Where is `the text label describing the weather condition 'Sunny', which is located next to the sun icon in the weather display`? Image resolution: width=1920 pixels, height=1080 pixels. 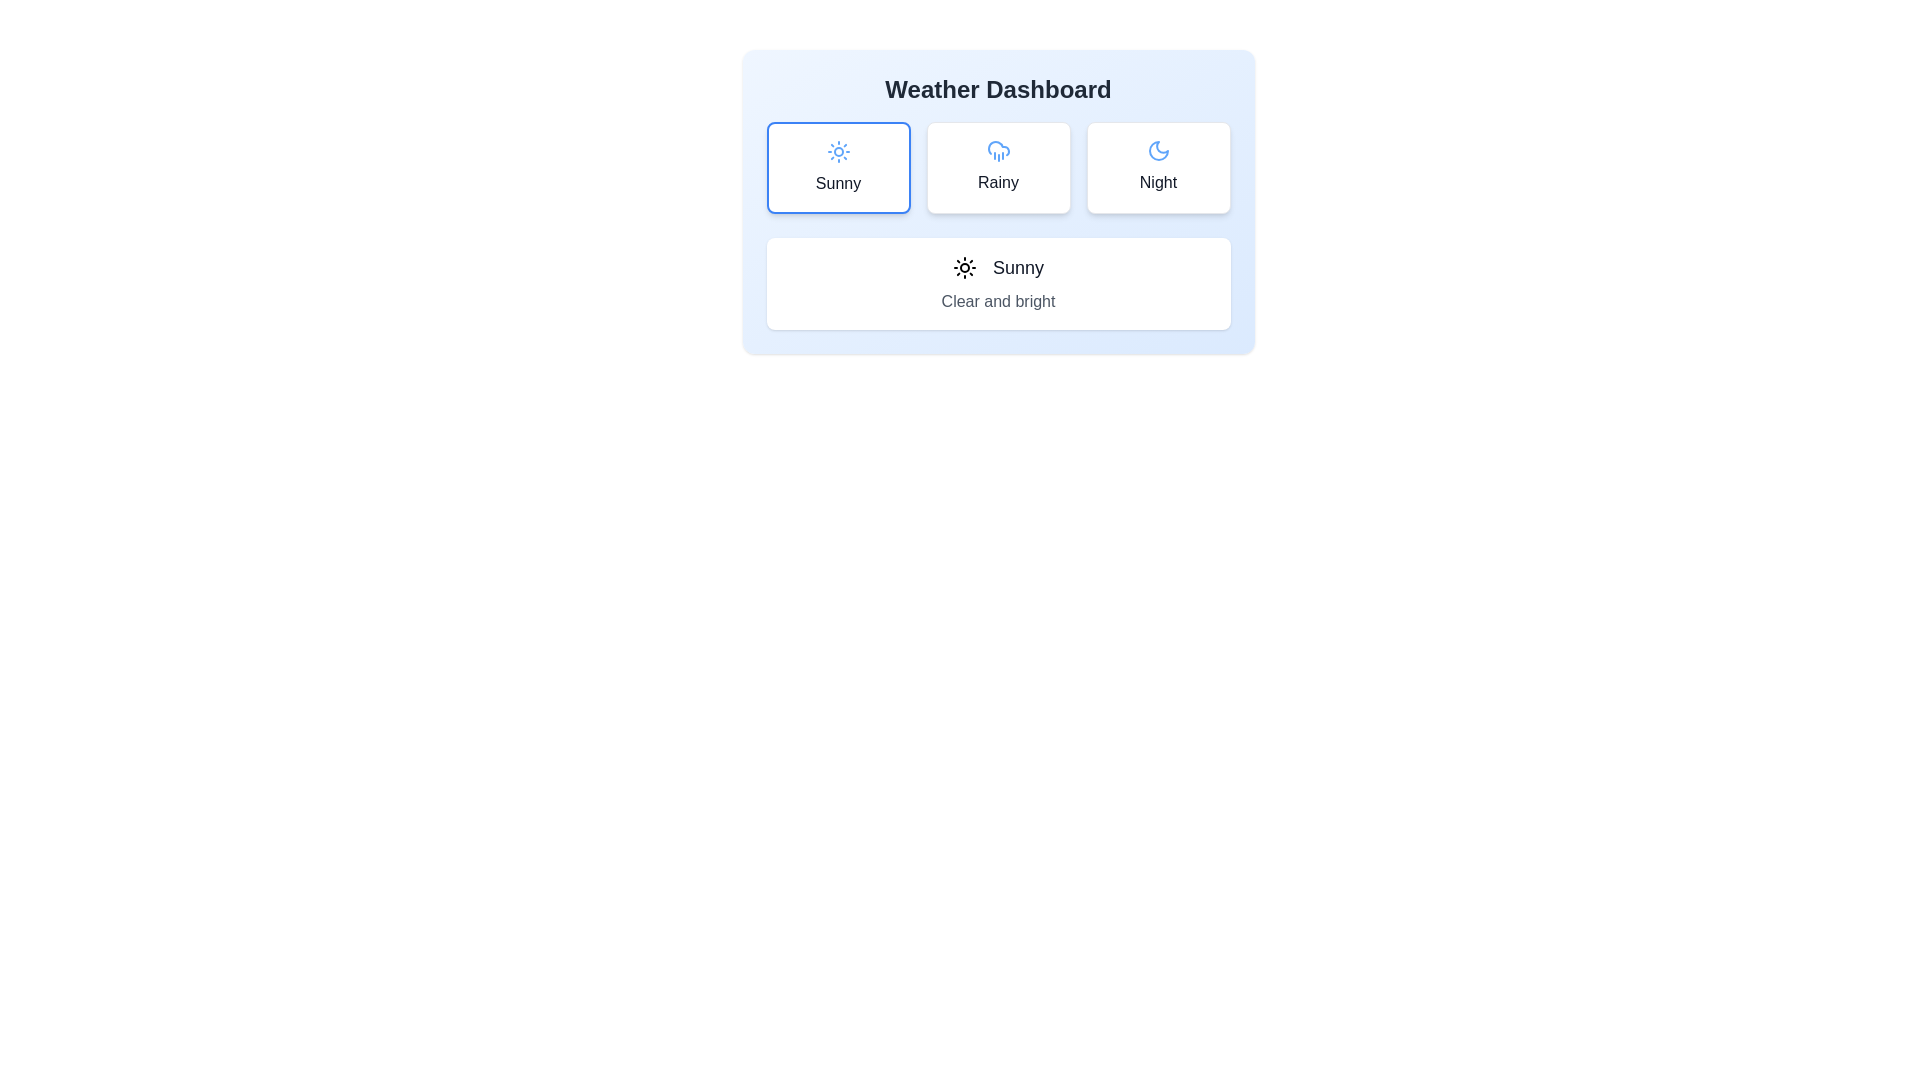
the text label describing the weather condition 'Sunny', which is located next to the sun icon in the weather display is located at coordinates (1018, 266).